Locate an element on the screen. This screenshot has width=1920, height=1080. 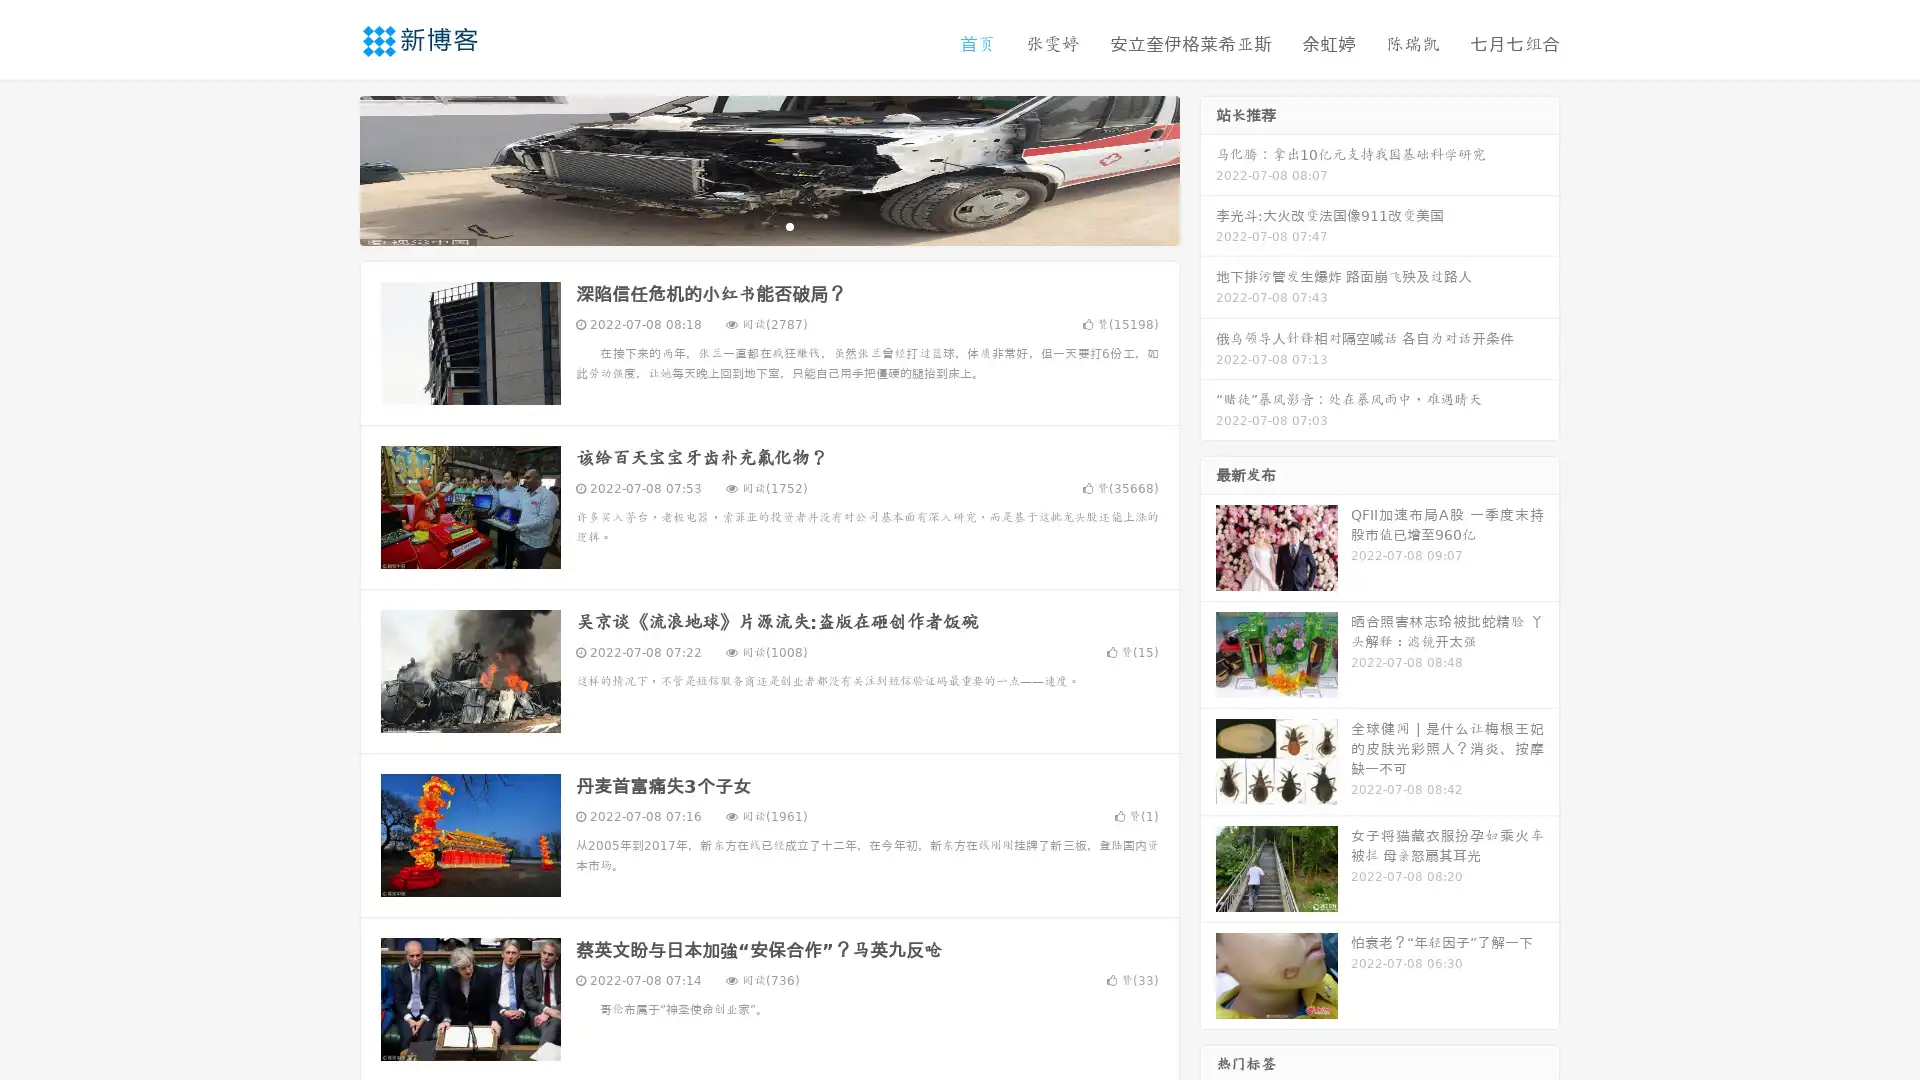
Go to slide 1 is located at coordinates (748, 225).